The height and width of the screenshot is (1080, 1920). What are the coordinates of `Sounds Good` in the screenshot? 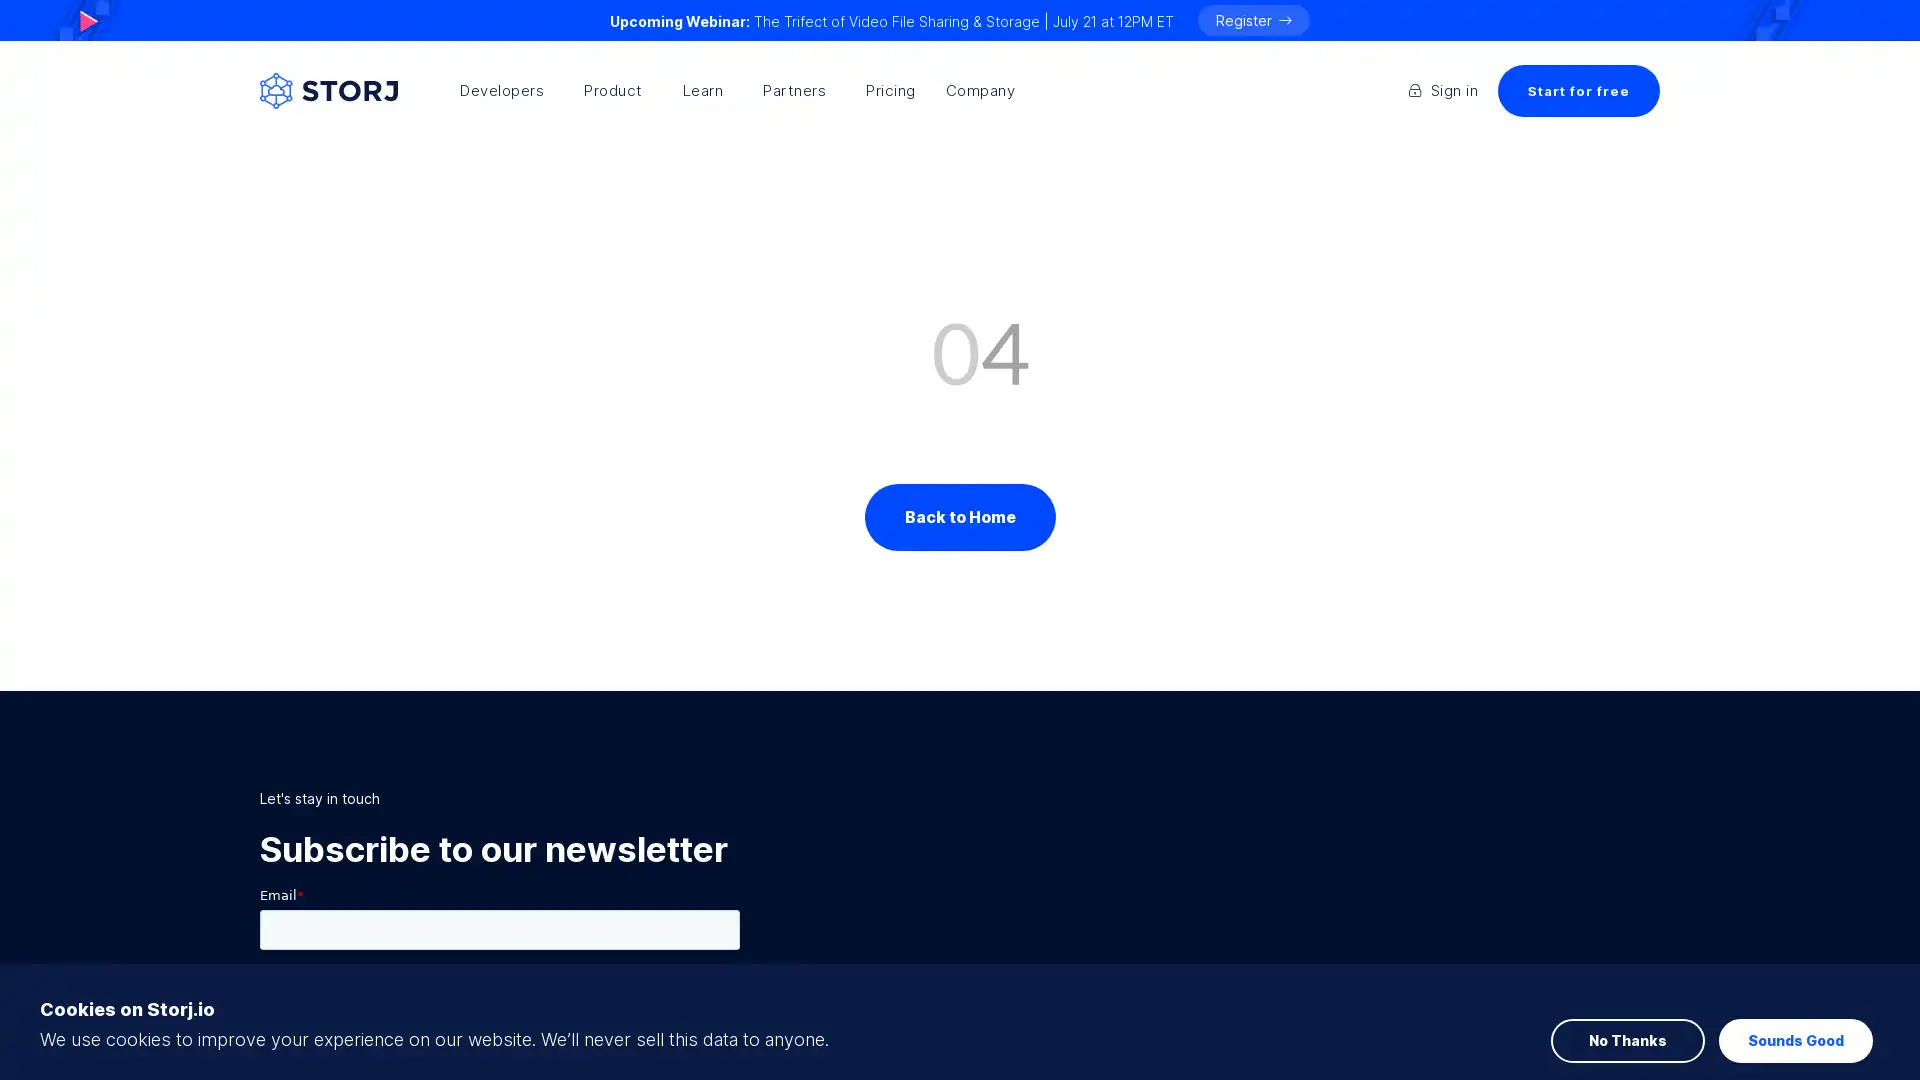 It's located at (1795, 977).